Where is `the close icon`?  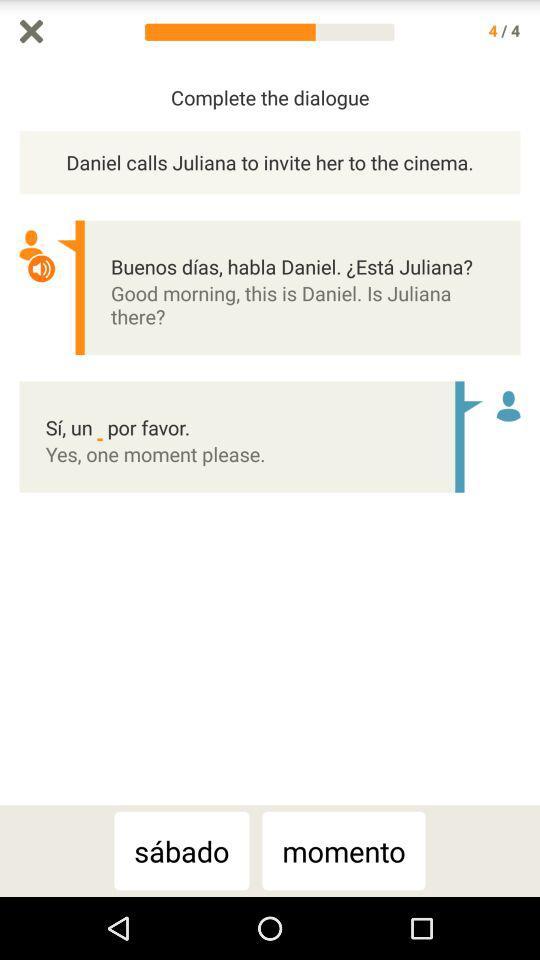 the close icon is located at coordinates (30, 32).